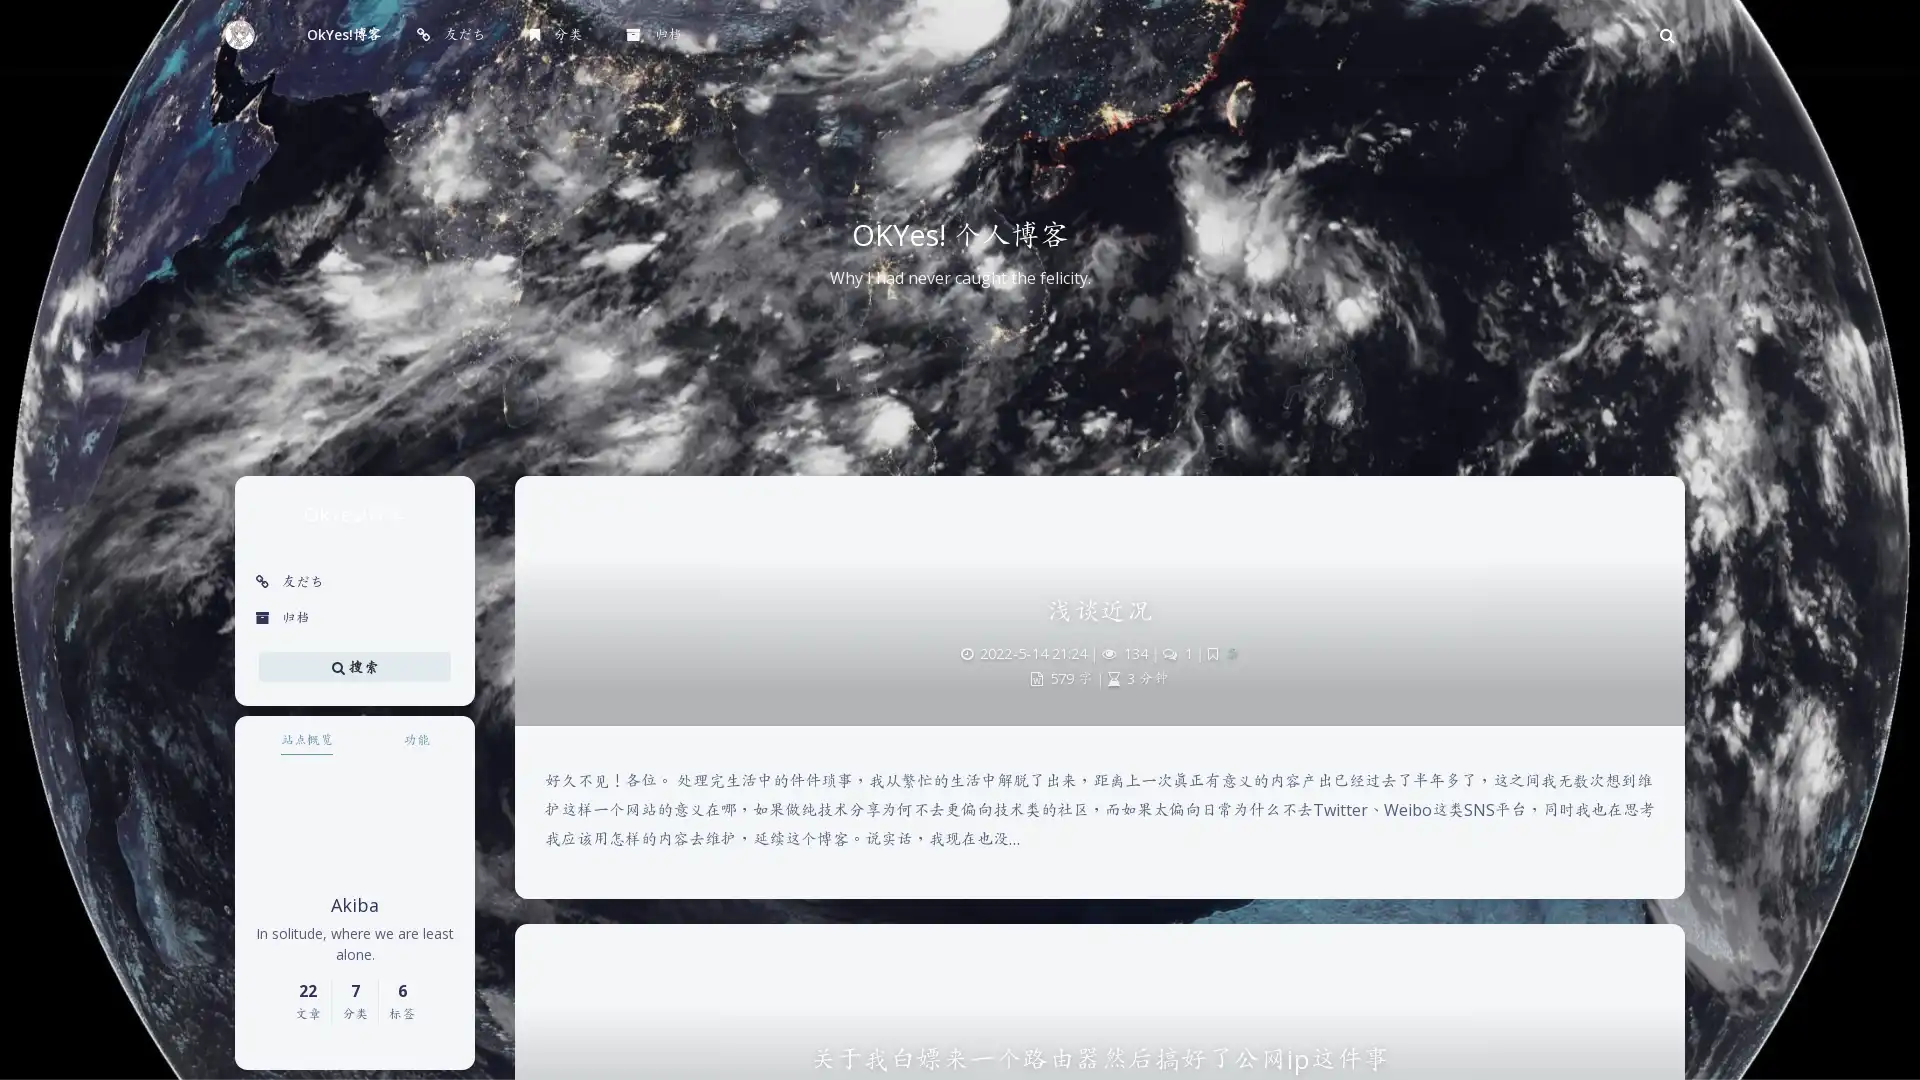 This screenshot has height=1080, width=1920. Describe the element at coordinates (1870, 1029) in the screenshot. I see `0%` at that location.